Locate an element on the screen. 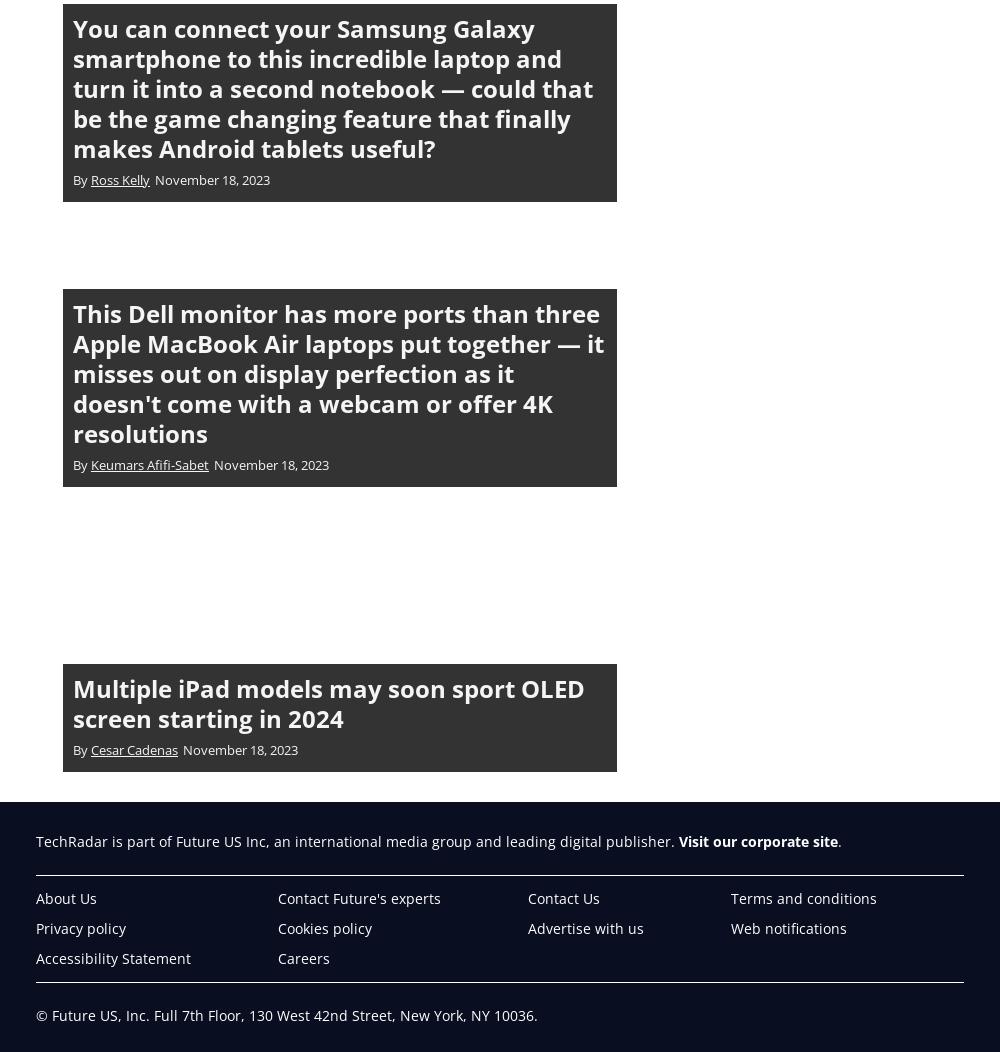 The width and height of the screenshot is (1000, 1052). 'You can connect your Samsung Galaxy smartphone to this incredible laptop and turn it into a second notebook — could that be the game changing feature that finally makes Android tablets useful?' is located at coordinates (332, 86).